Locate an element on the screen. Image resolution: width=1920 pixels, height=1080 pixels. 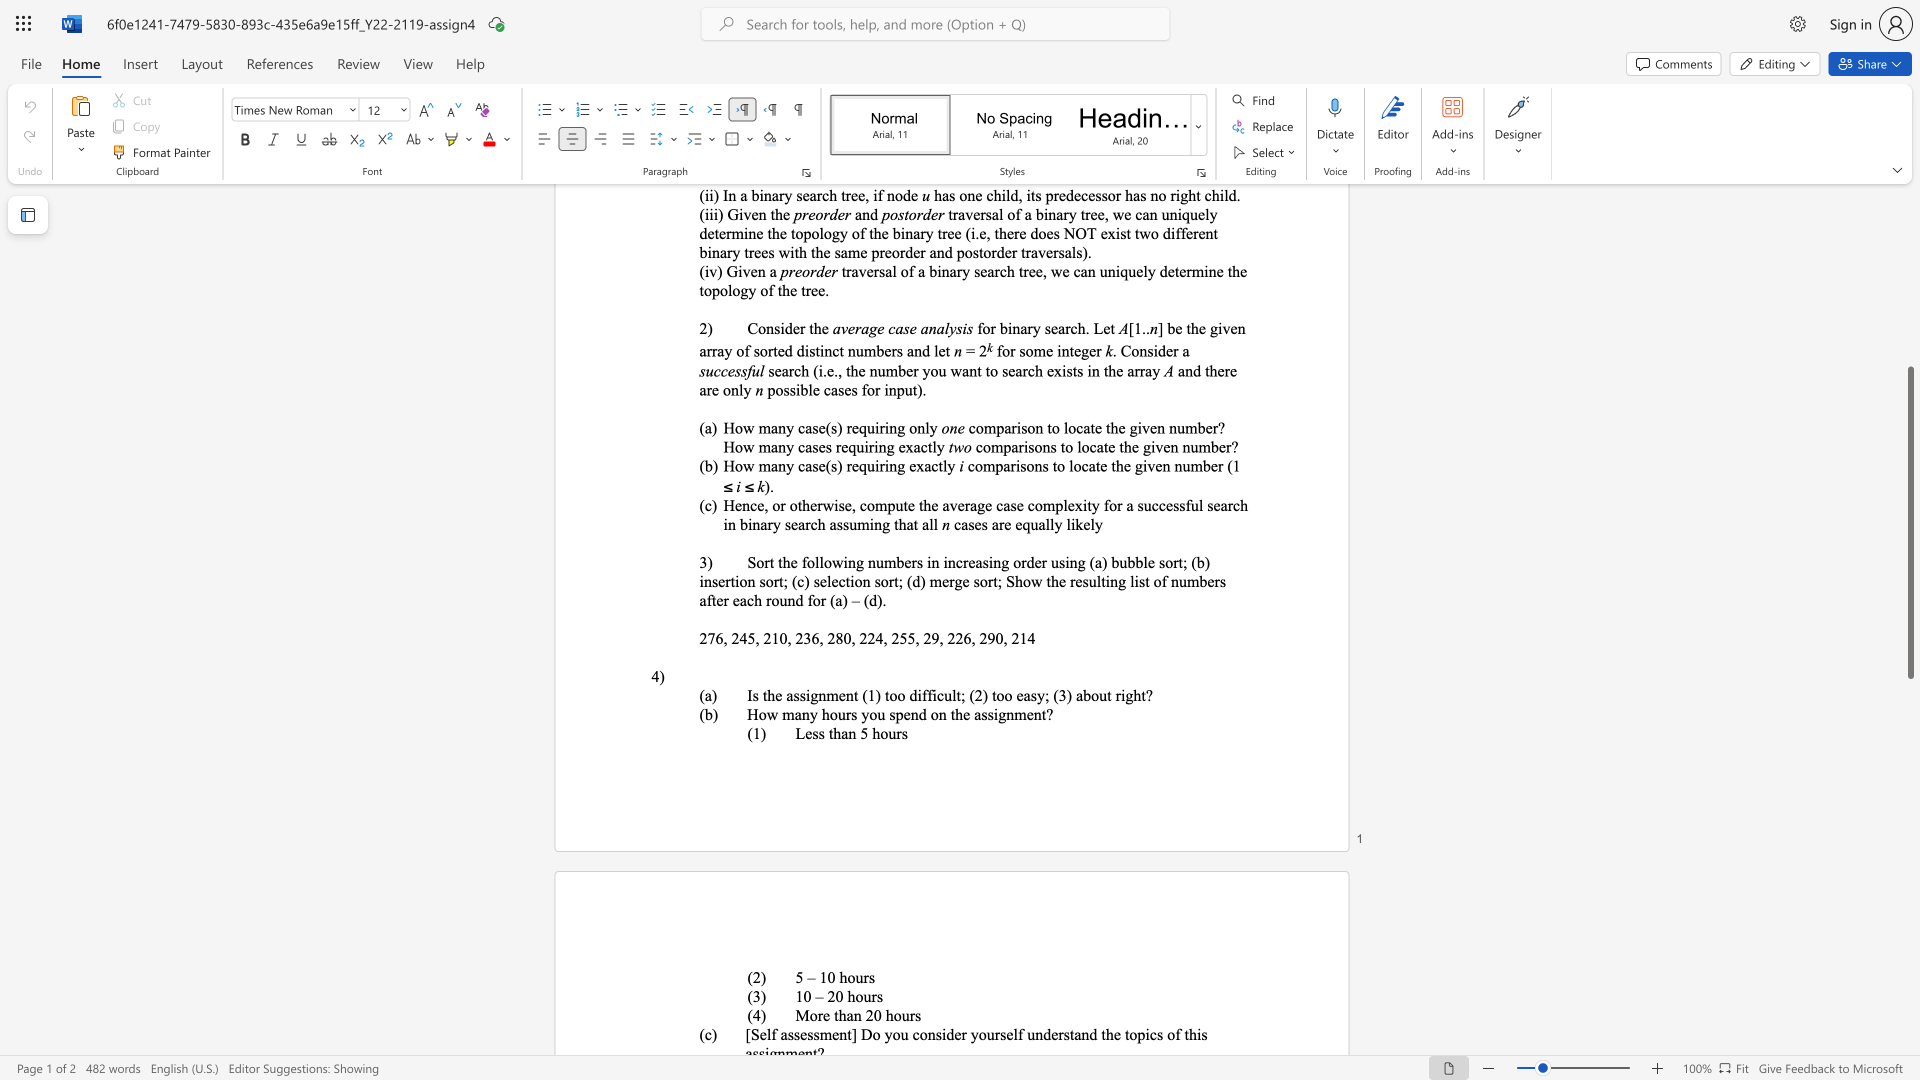
the subset text "; (3) about ri" within the text "Is the assignment (1) too difficult; (2) too easy; (3) about right?" is located at coordinates (1044, 694).